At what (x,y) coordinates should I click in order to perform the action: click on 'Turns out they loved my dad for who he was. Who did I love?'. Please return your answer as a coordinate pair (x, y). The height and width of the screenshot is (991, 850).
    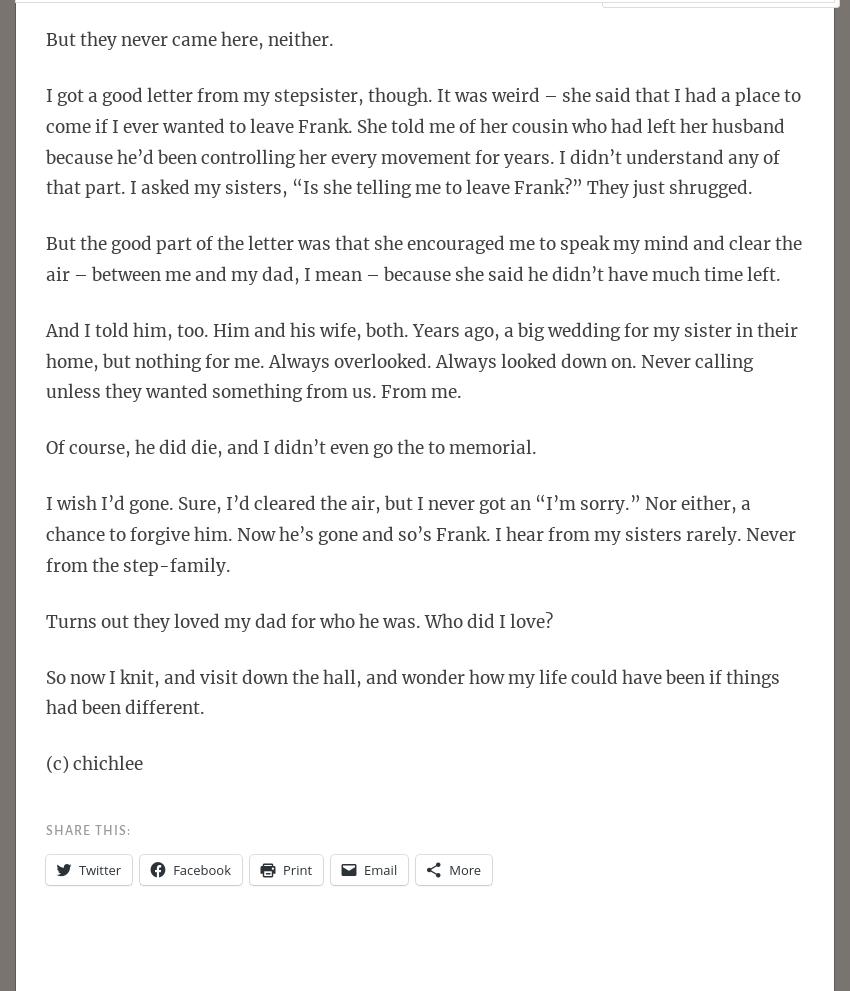
    Looking at the image, I should click on (299, 620).